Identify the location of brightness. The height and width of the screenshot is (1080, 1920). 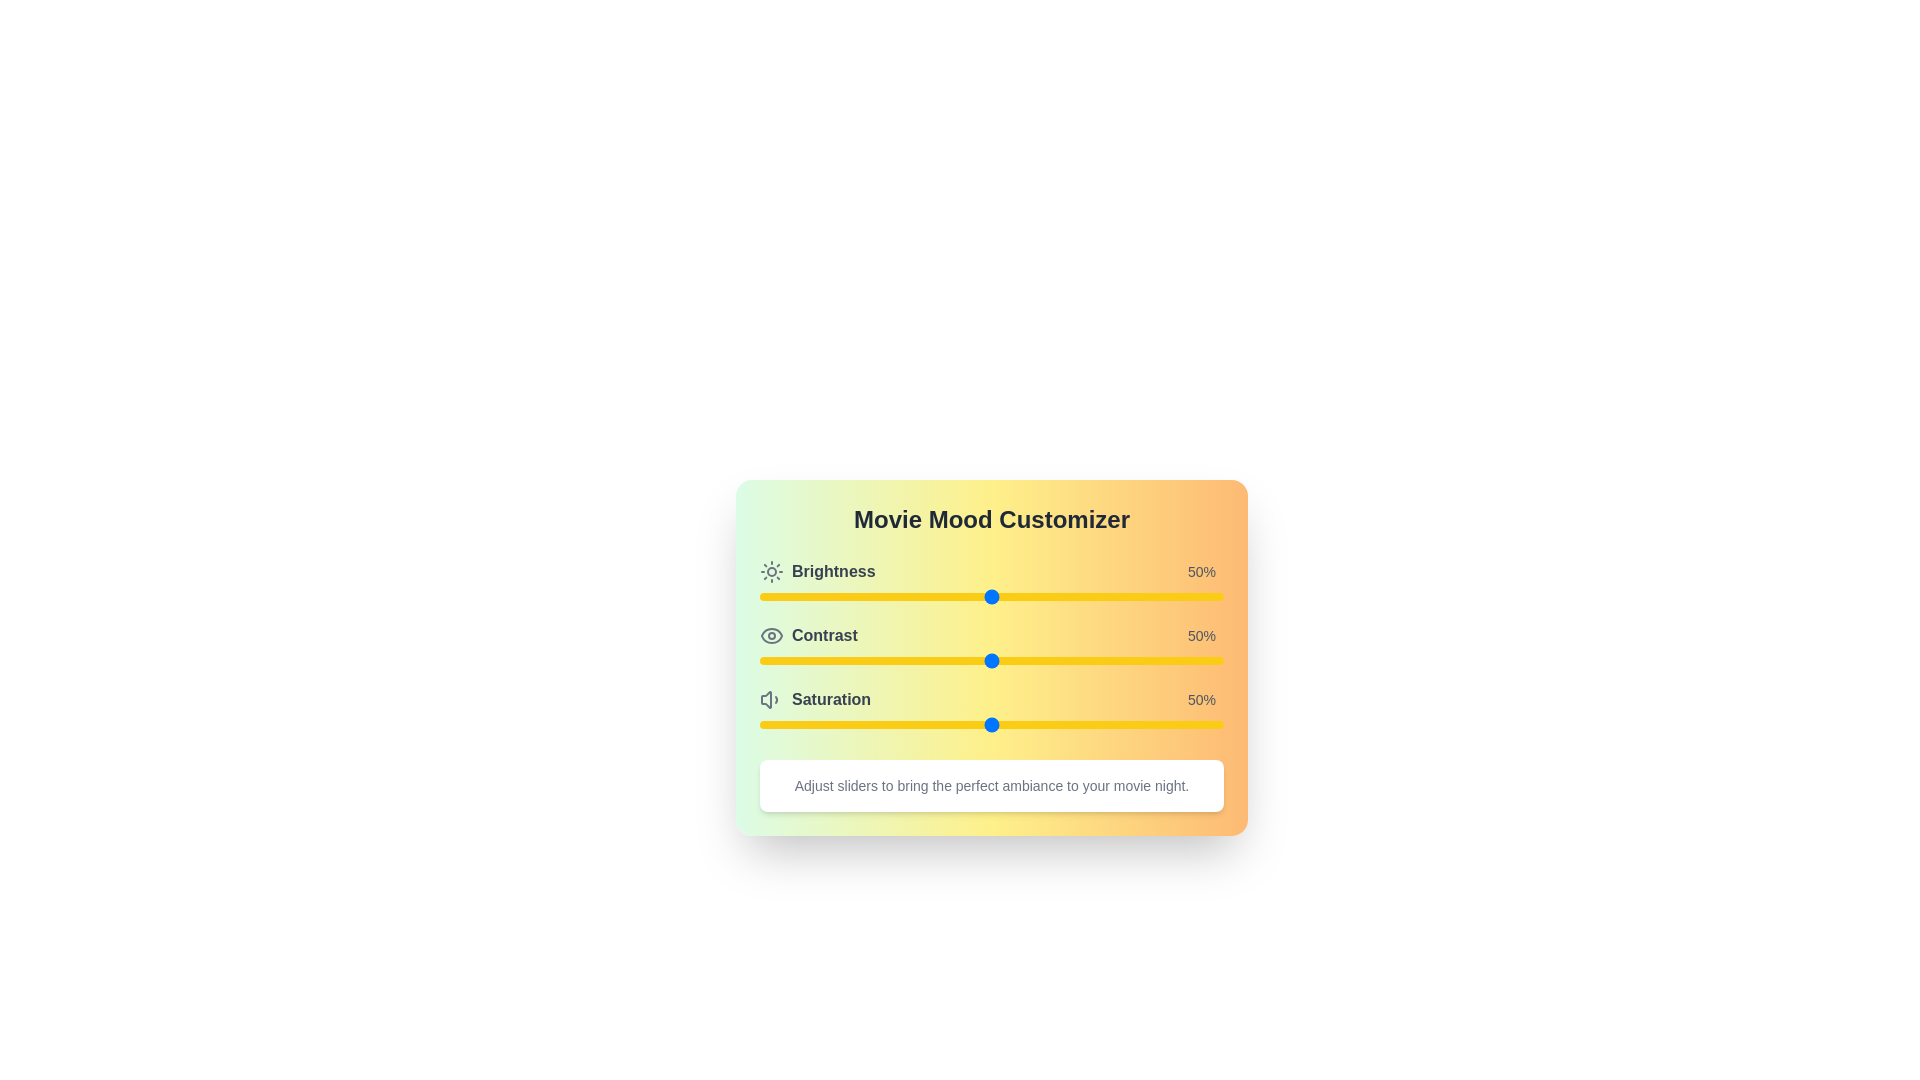
(1168, 596).